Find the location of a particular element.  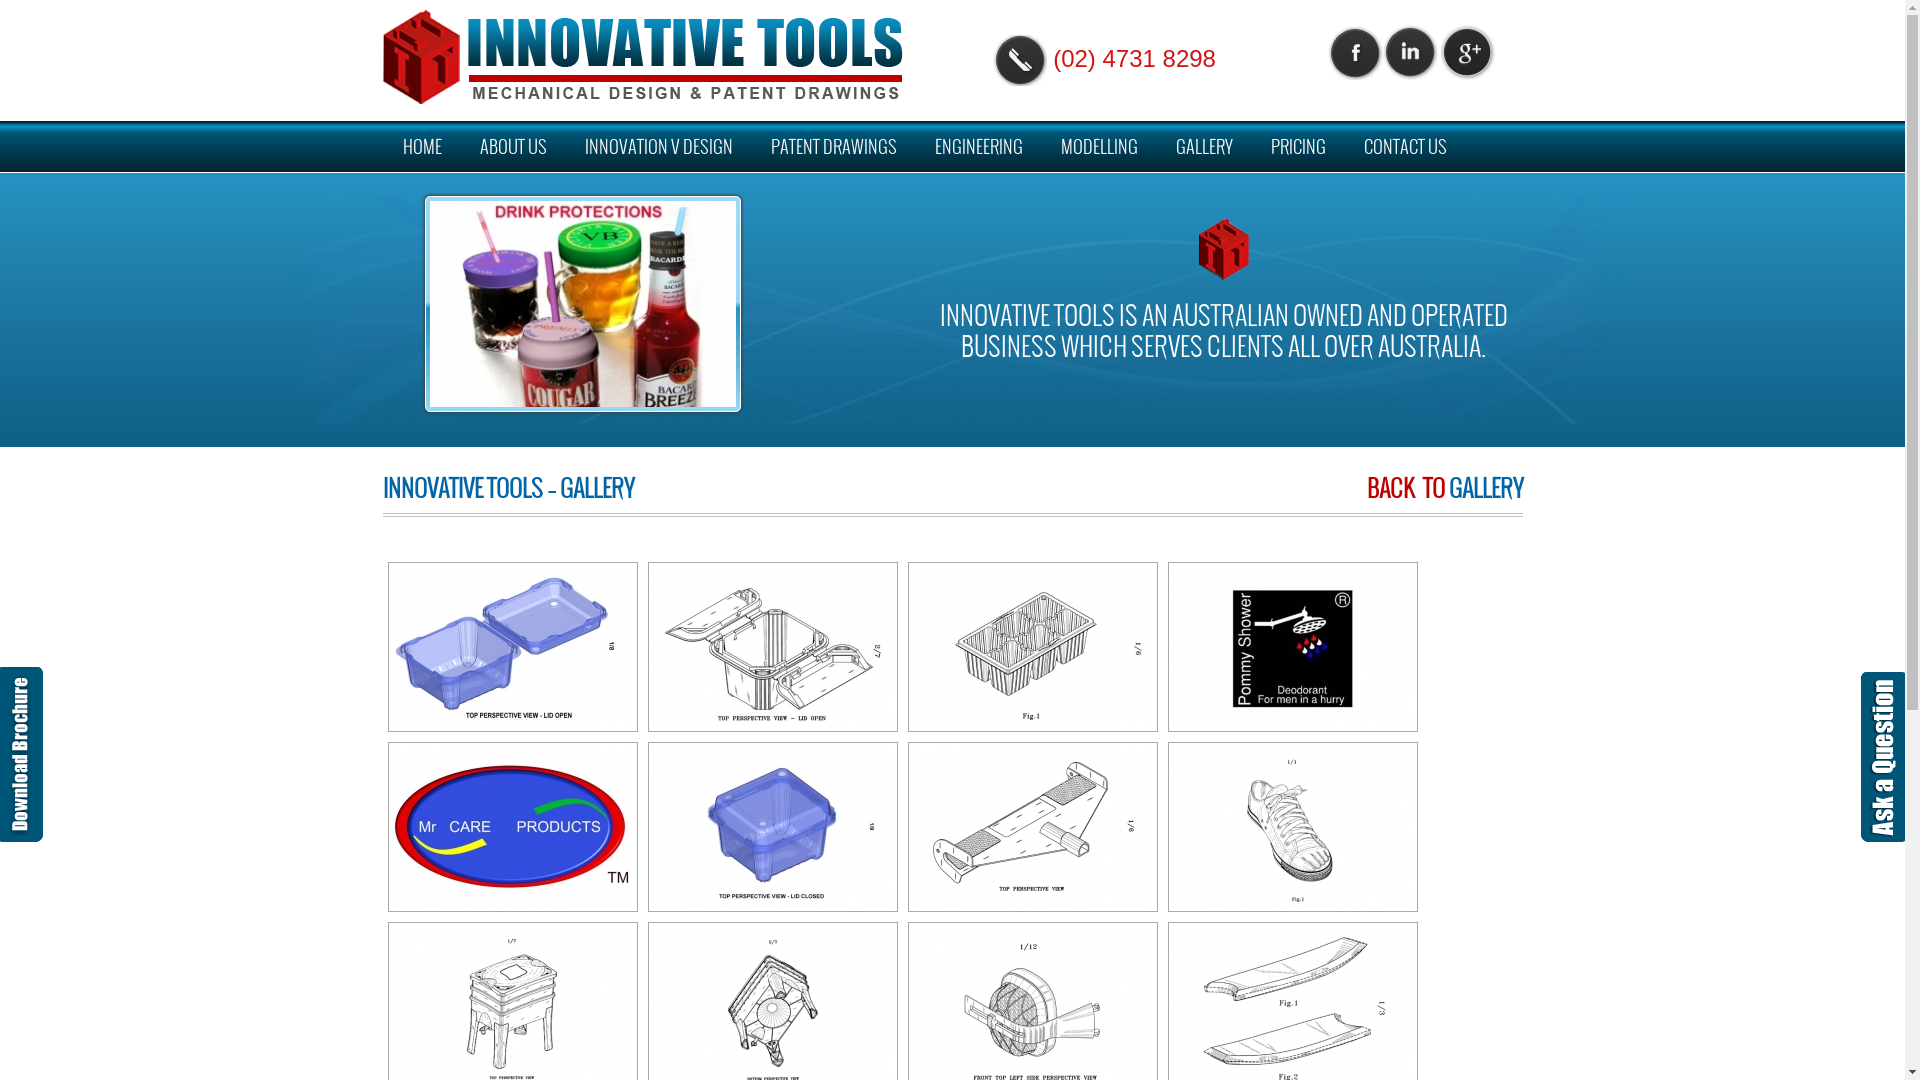

'MODELLING' is located at coordinates (1097, 145).